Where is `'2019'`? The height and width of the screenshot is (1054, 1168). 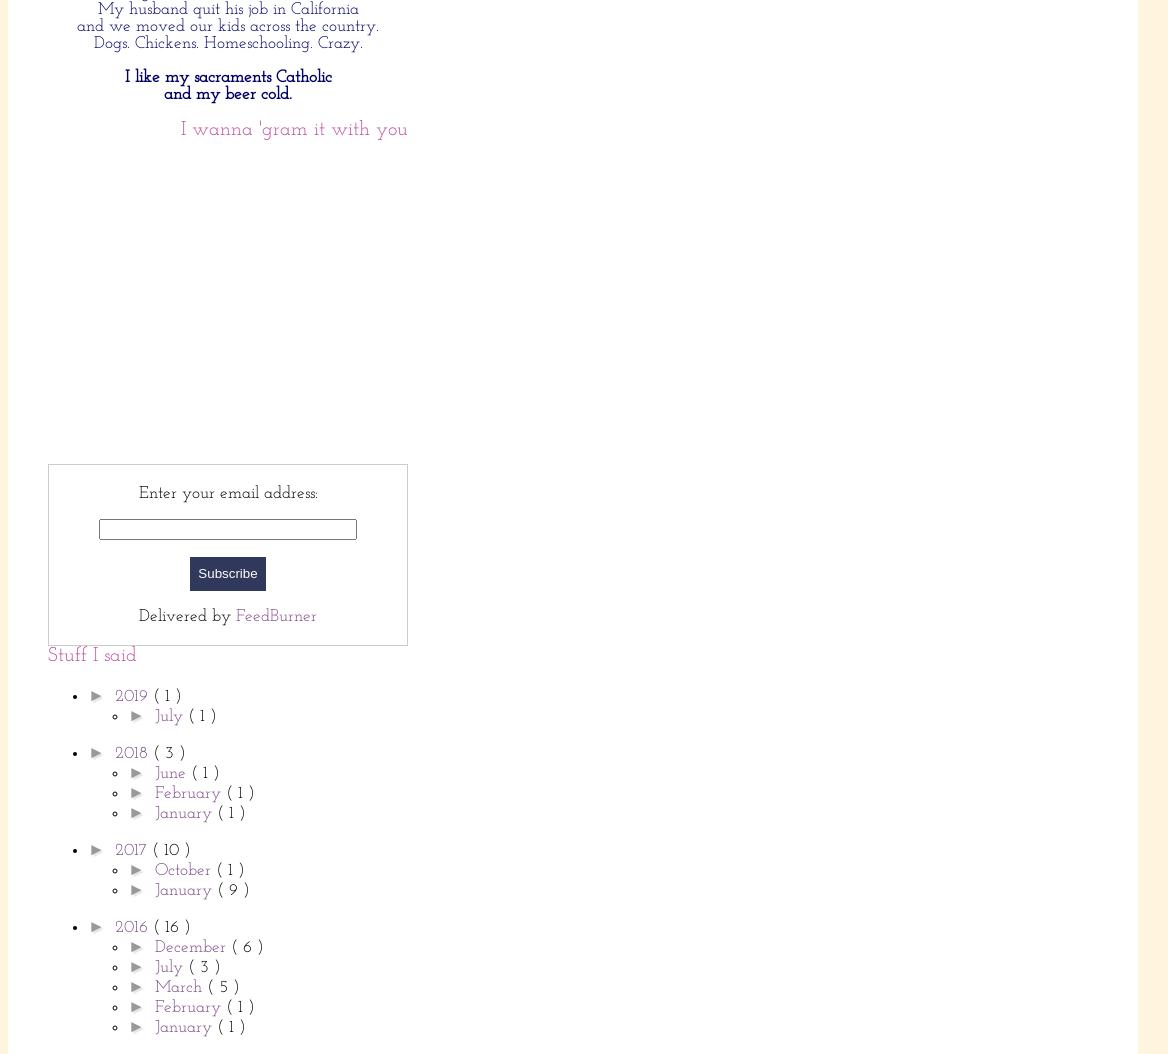
'2019' is located at coordinates (112, 694).